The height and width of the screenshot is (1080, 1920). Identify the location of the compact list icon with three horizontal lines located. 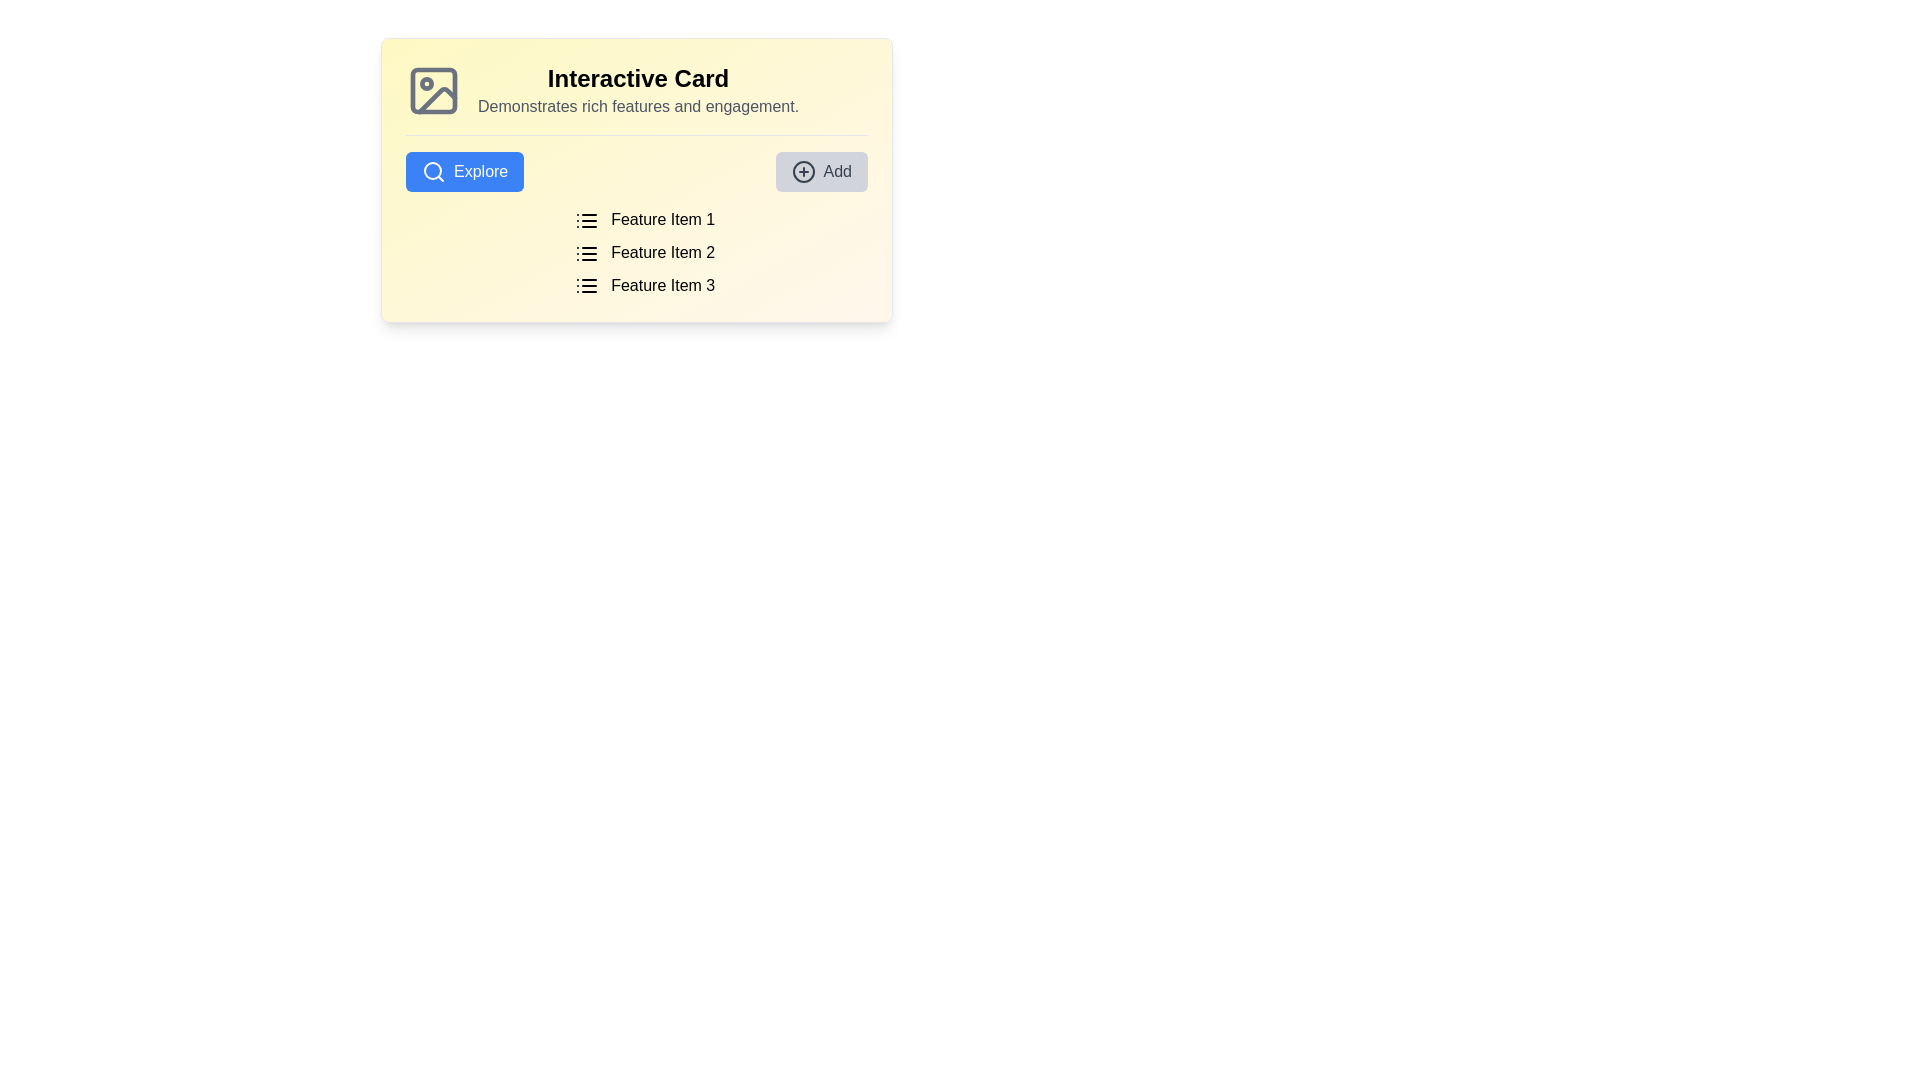
(585, 286).